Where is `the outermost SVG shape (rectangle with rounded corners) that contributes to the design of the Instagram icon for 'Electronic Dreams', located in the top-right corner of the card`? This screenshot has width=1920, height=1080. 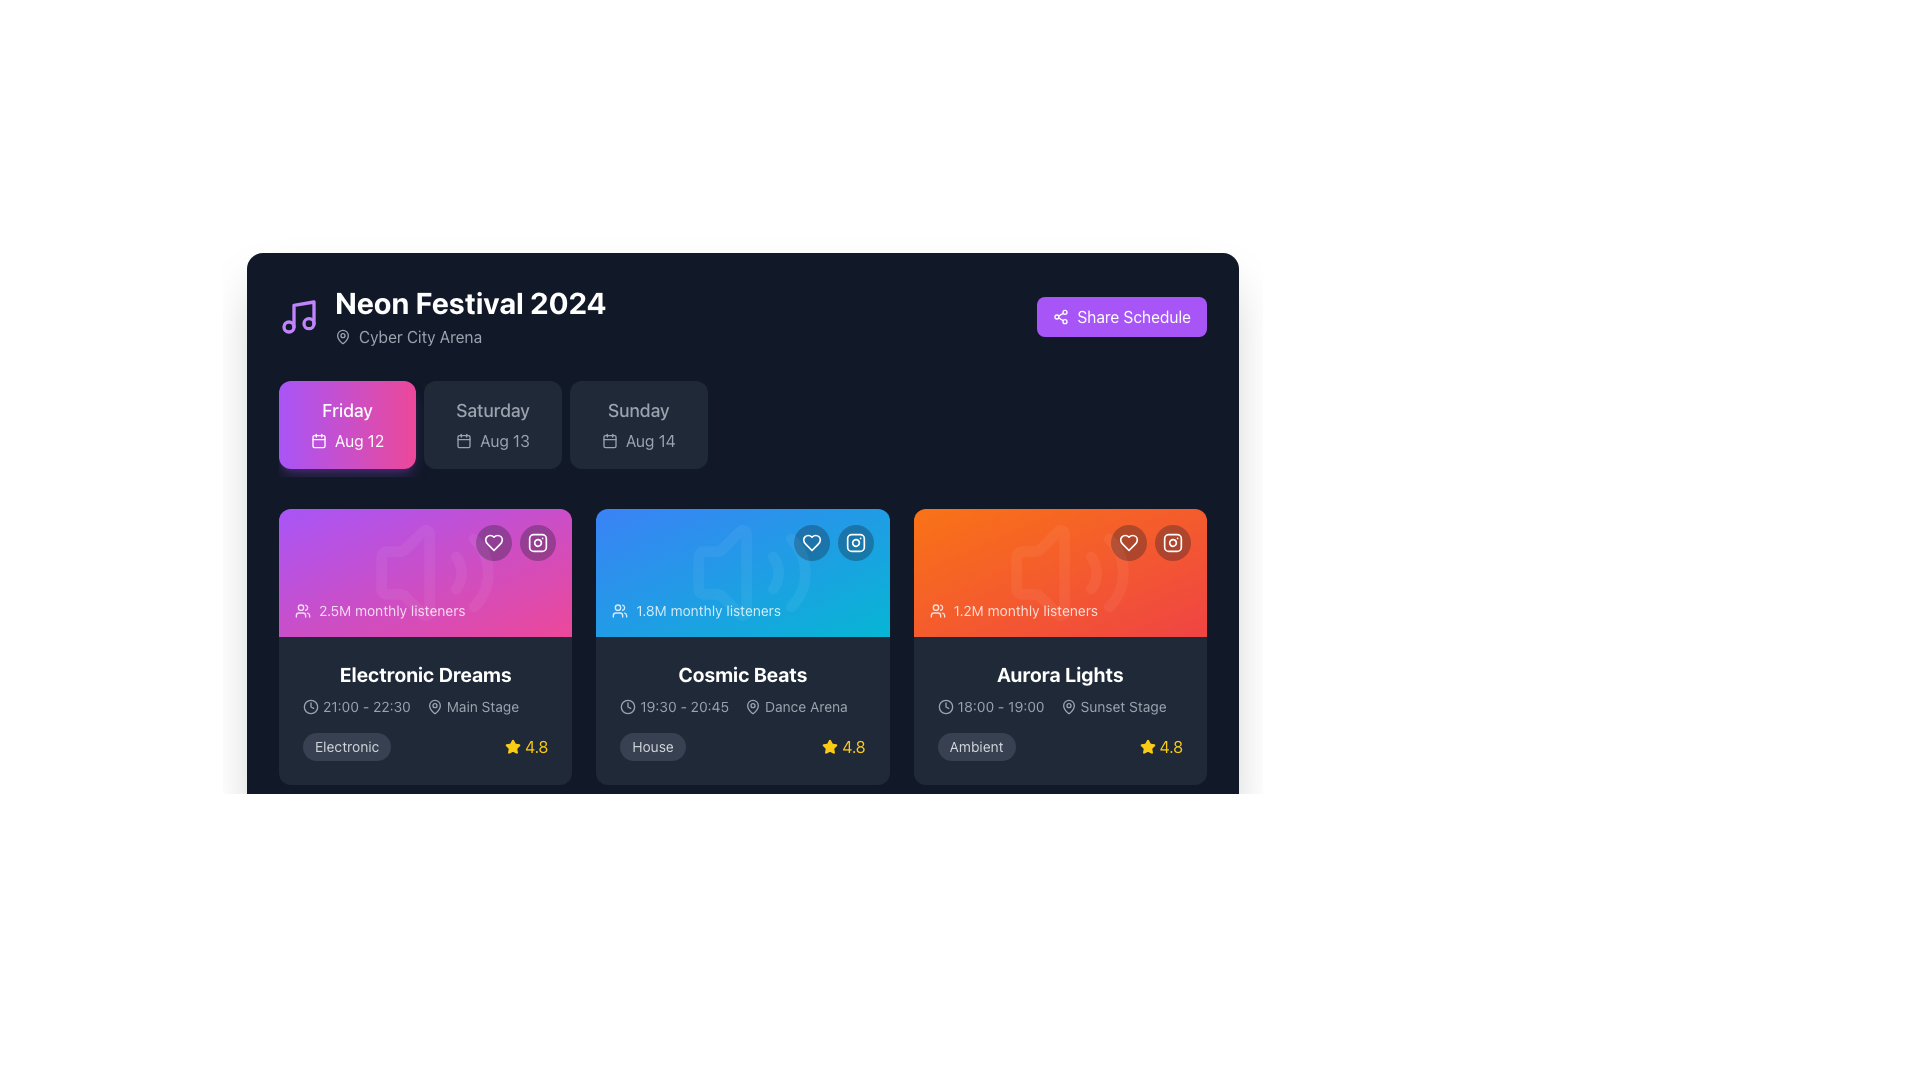 the outermost SVG shape (rectangle with rounded corners) that contributes to the design of the Instagram icon for 'Electronic Dreams', located in the top-right corner of the card is located at coordinates (538, 543).